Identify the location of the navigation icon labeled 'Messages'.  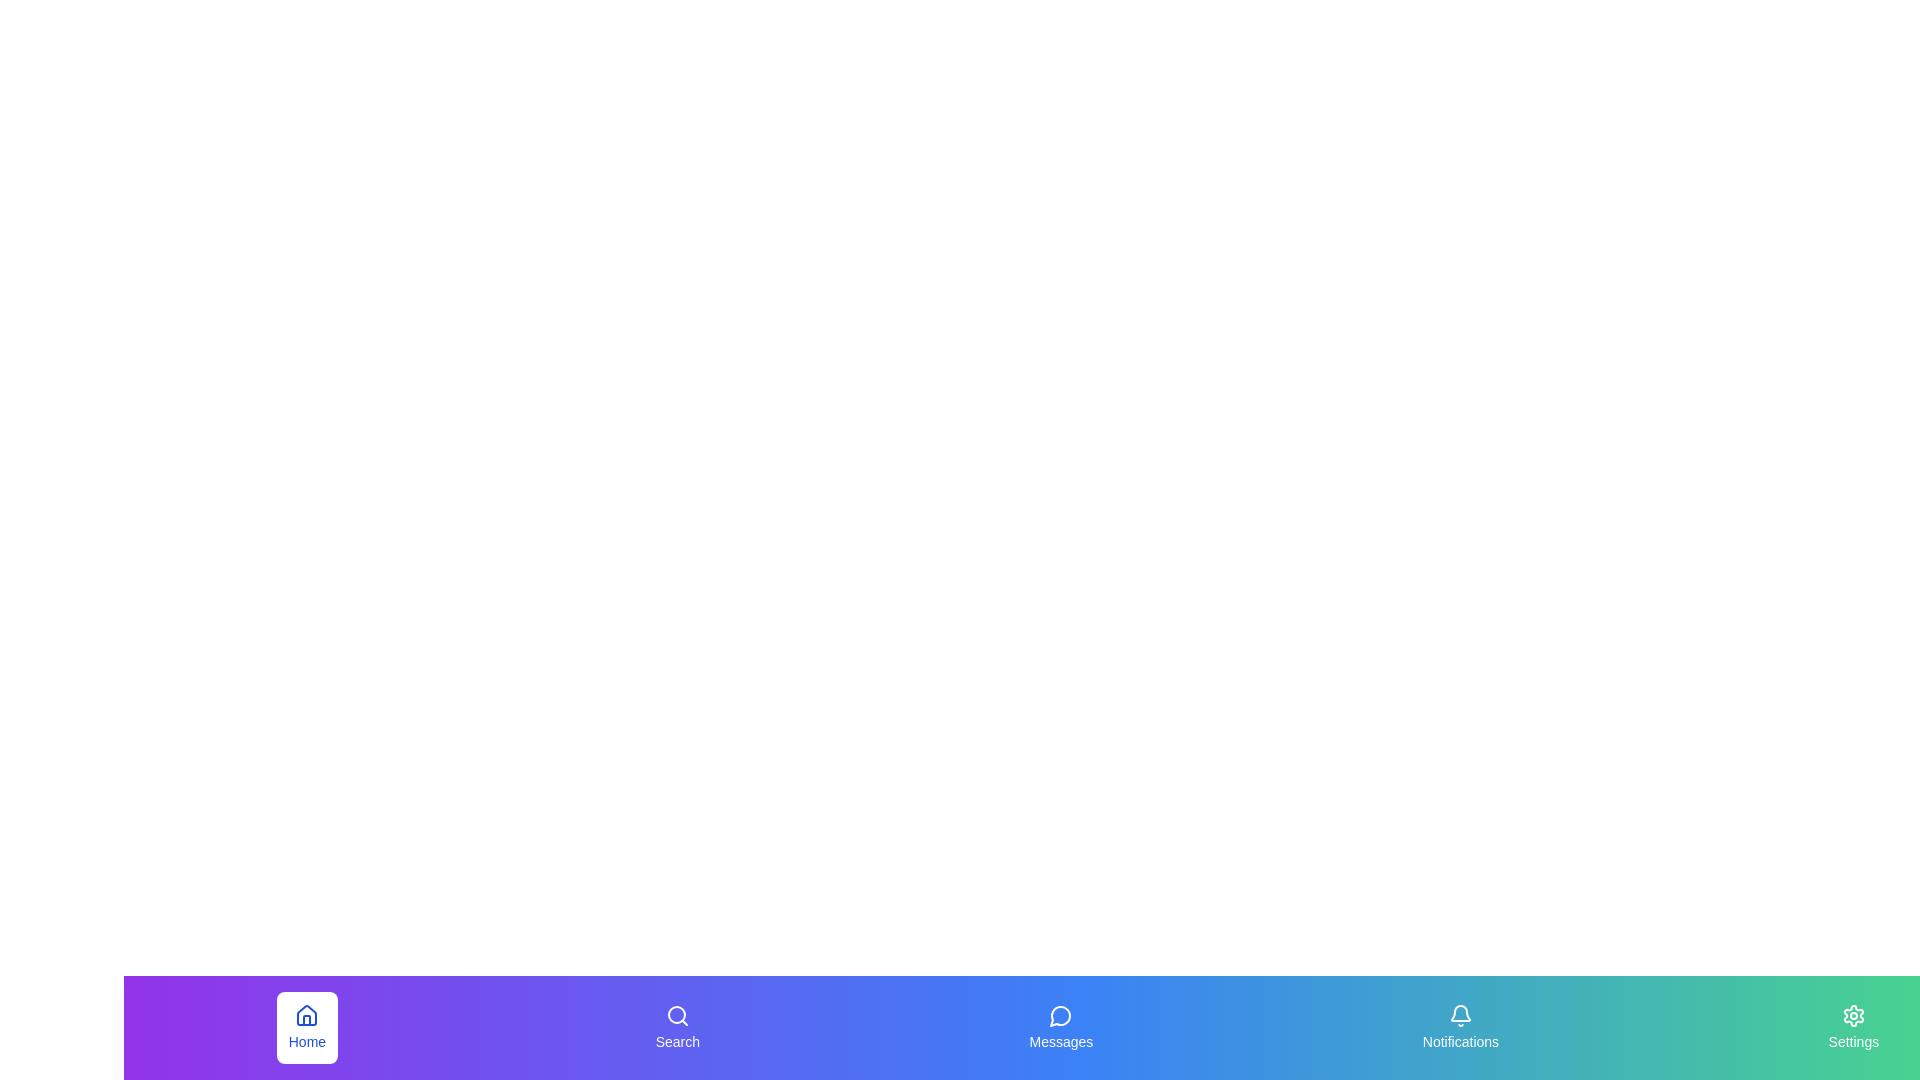
(1060, 1028).